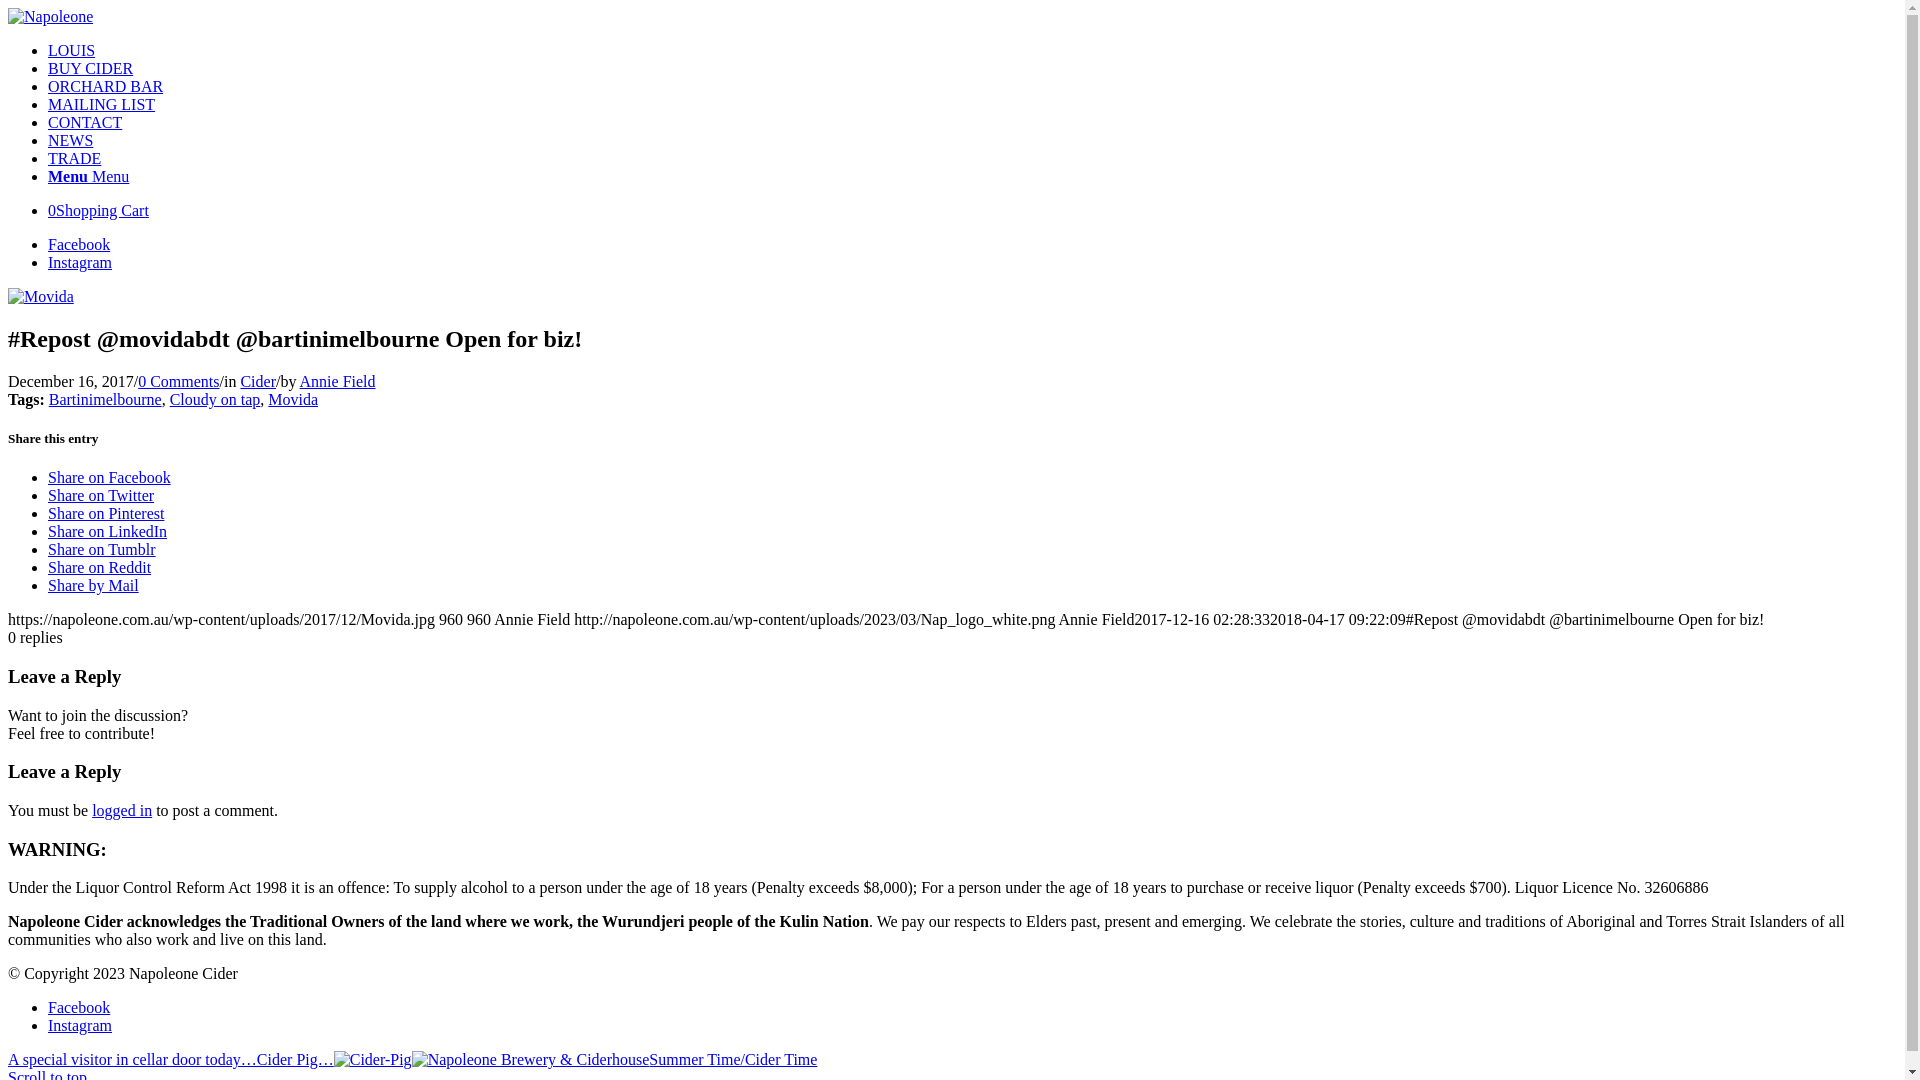  Describe the element at coordinates (48, 104) in the screenshot. I see `'MAILING LIST'` at that location.